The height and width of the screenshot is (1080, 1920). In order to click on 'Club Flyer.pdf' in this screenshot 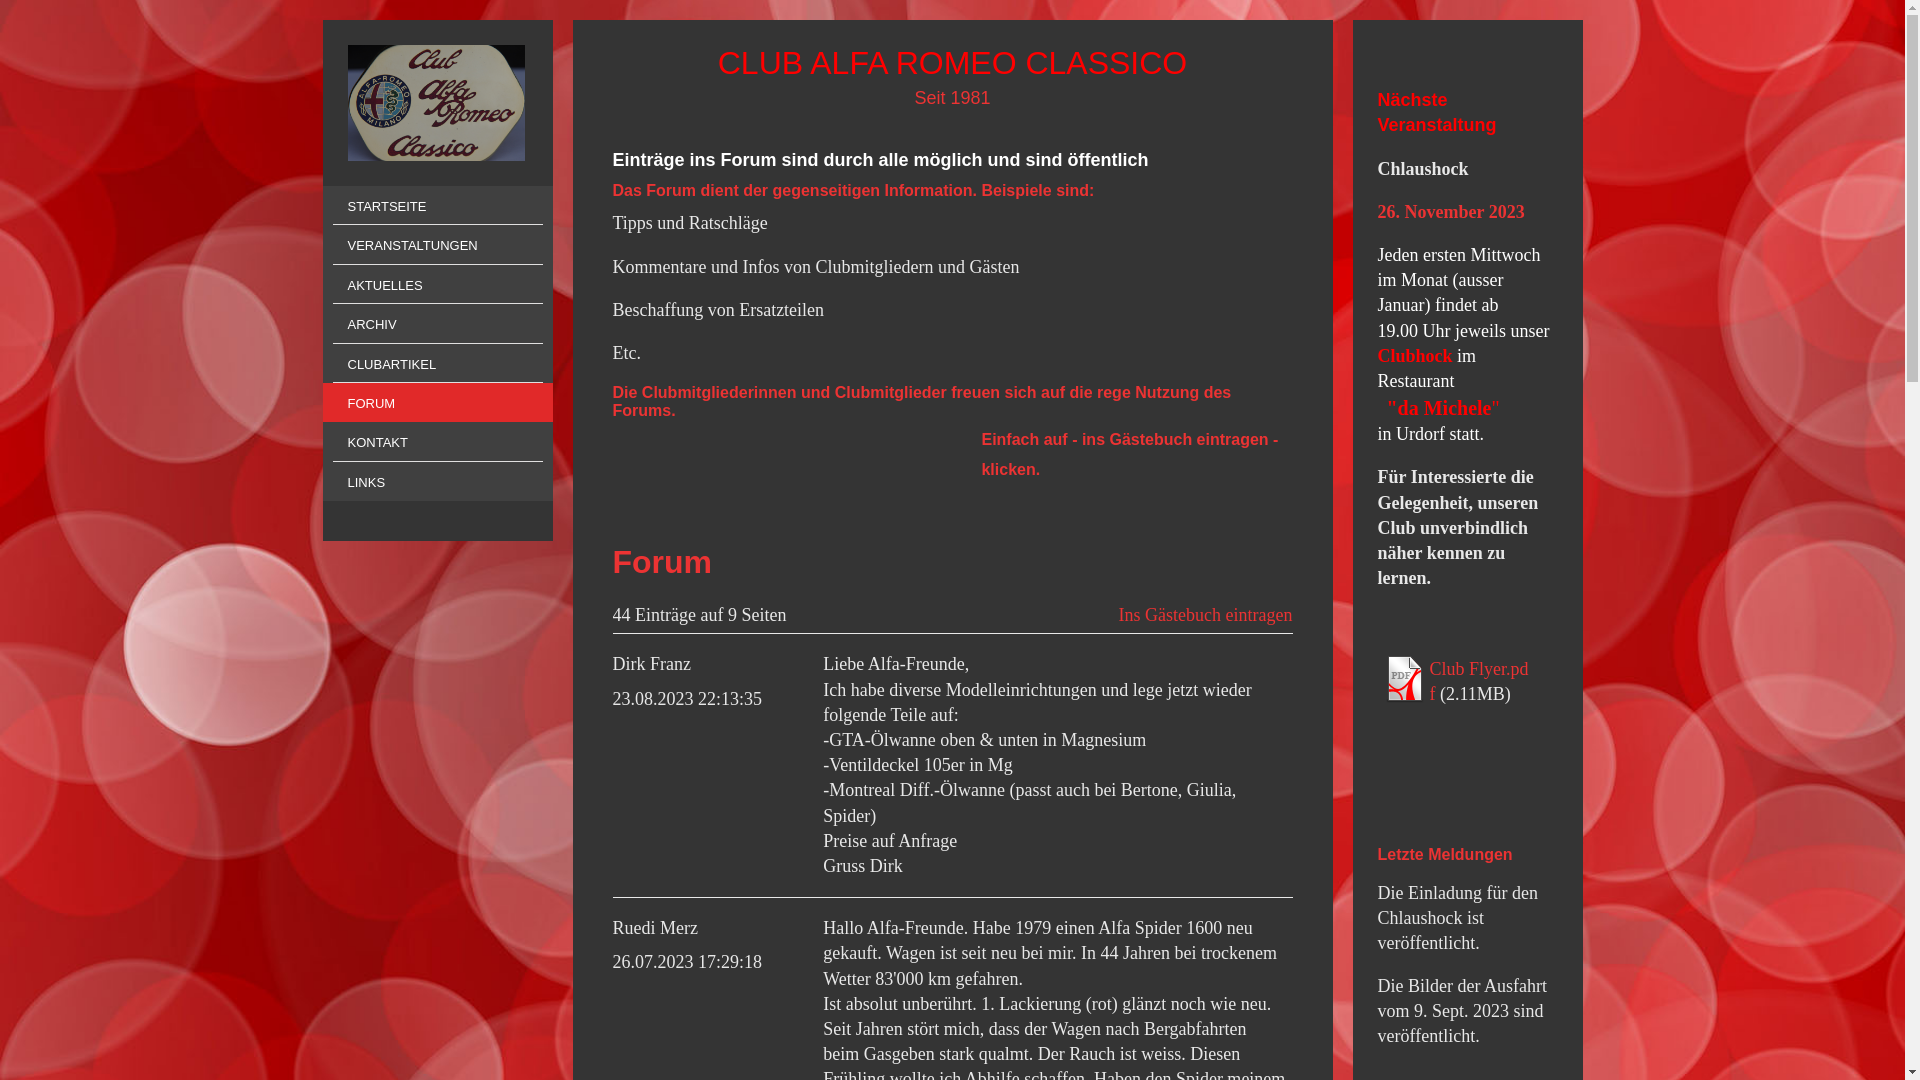, I will do `click(1479, 680)`.